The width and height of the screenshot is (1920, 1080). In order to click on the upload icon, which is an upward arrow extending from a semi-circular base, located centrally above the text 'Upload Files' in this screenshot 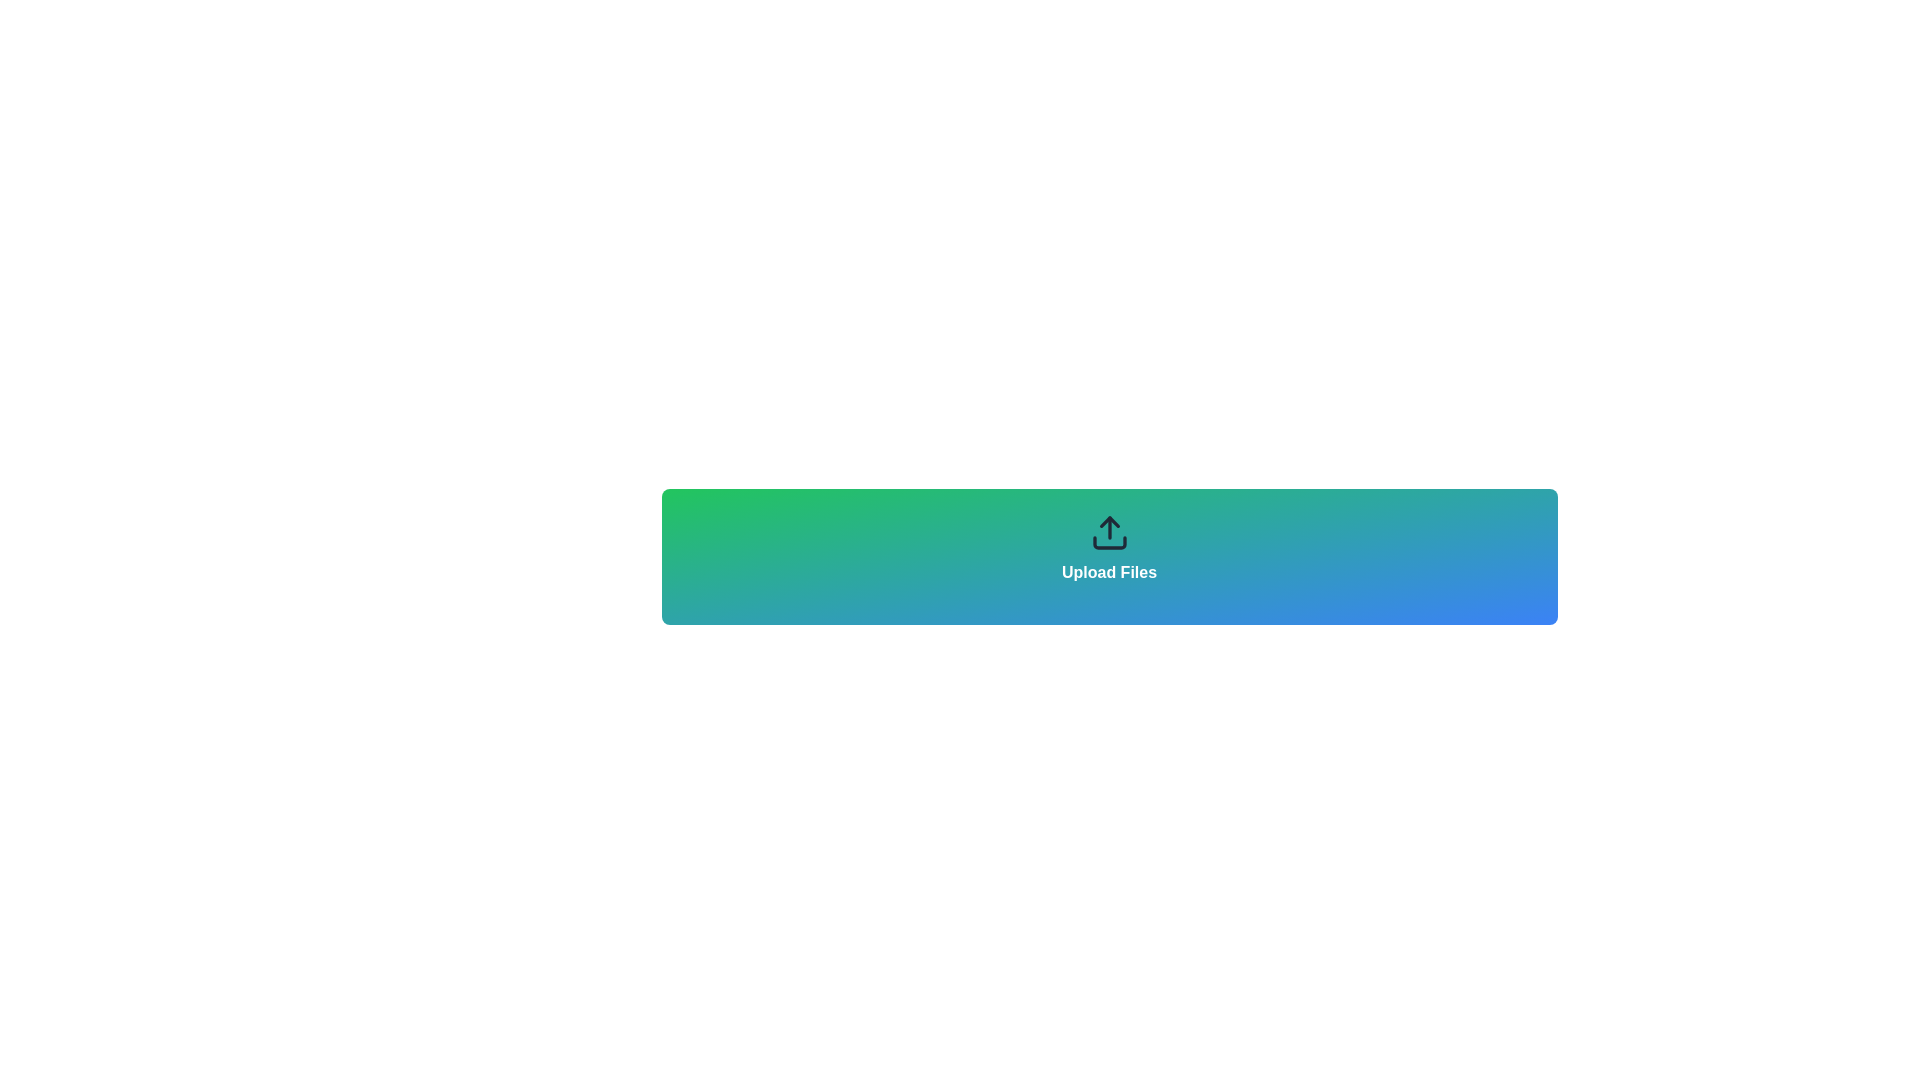, I will do `click(1108, 531)`.